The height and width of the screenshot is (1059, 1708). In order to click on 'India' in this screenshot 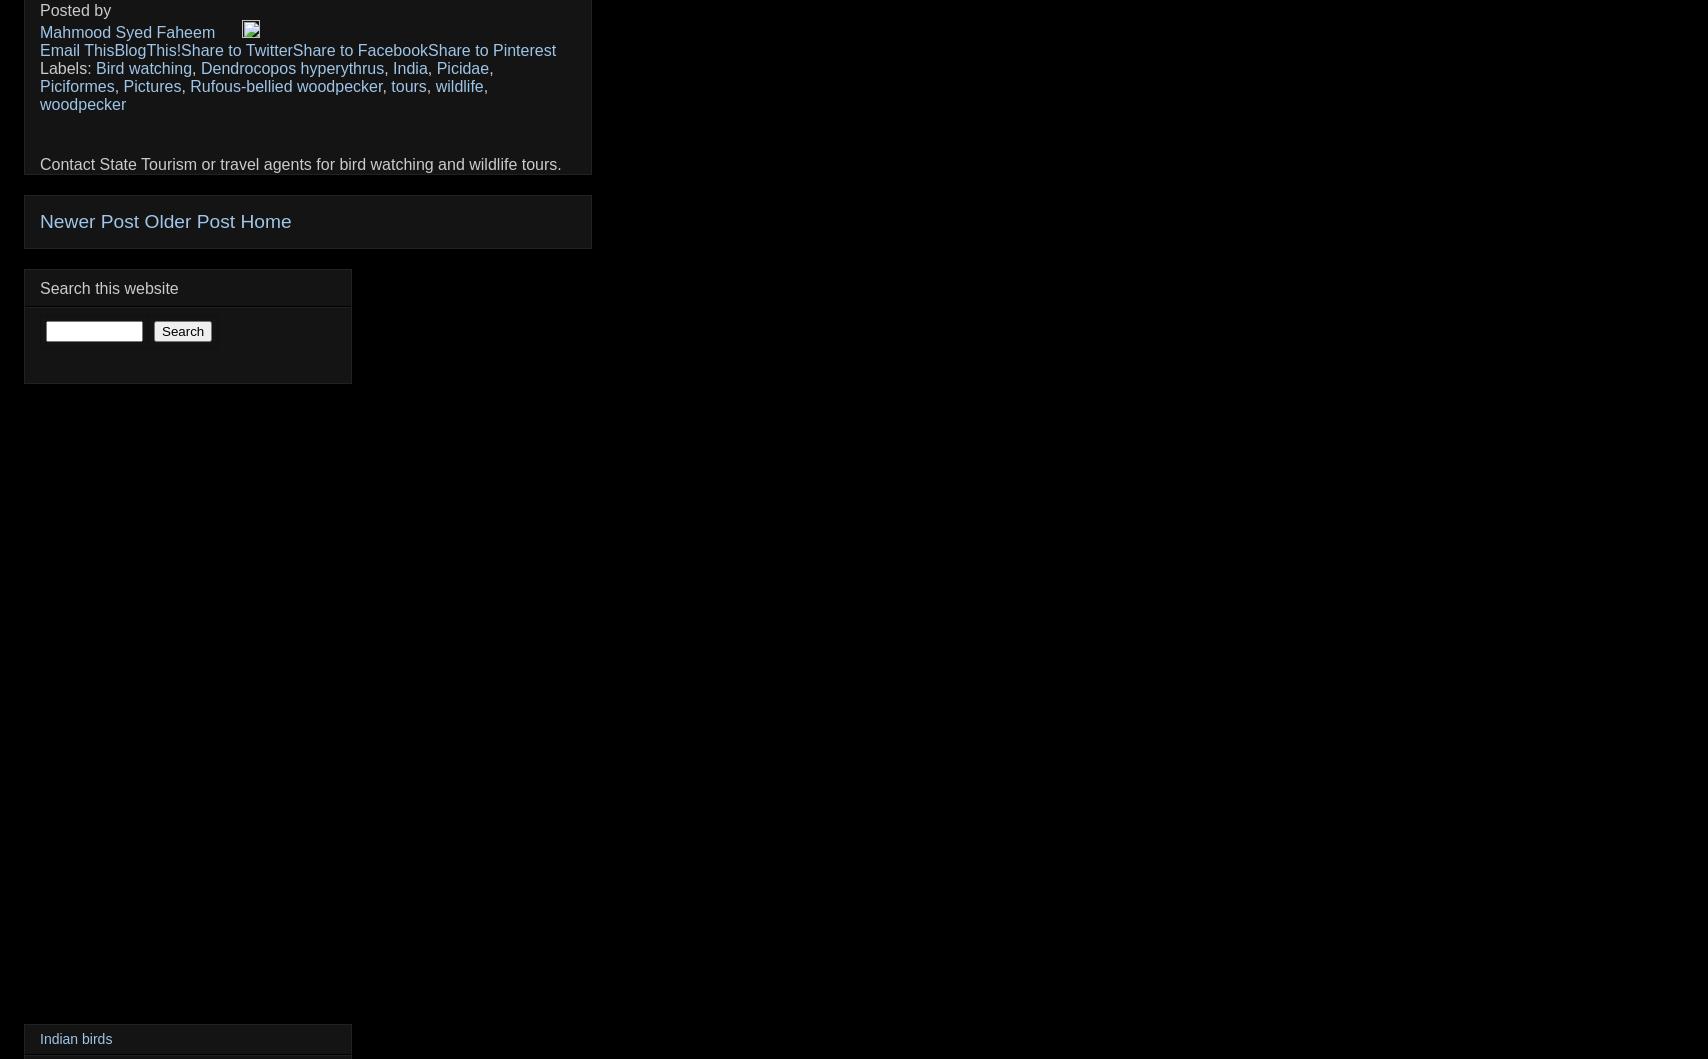, I will do `click(409, 68)`.